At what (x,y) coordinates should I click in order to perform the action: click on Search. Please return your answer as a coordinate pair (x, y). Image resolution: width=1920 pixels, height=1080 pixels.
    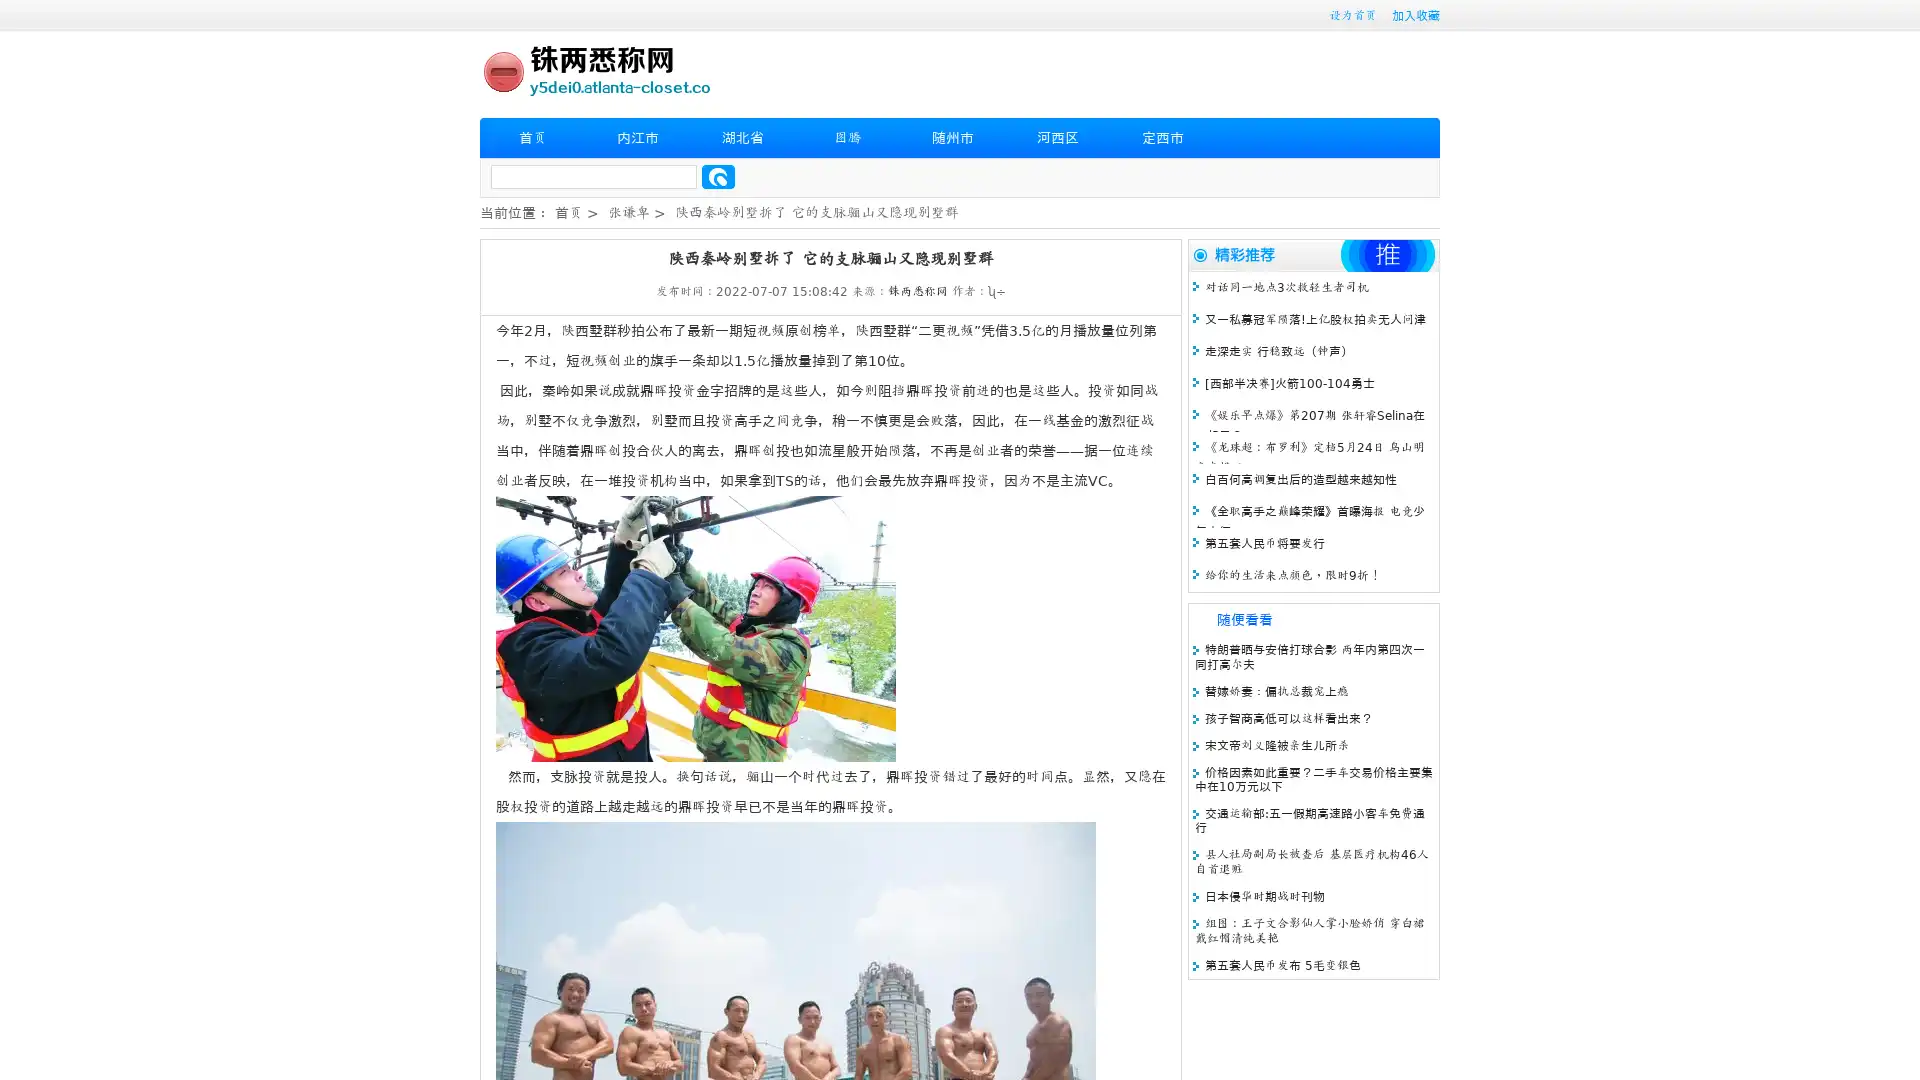
    Looking at the image, I should click on (718, 176).